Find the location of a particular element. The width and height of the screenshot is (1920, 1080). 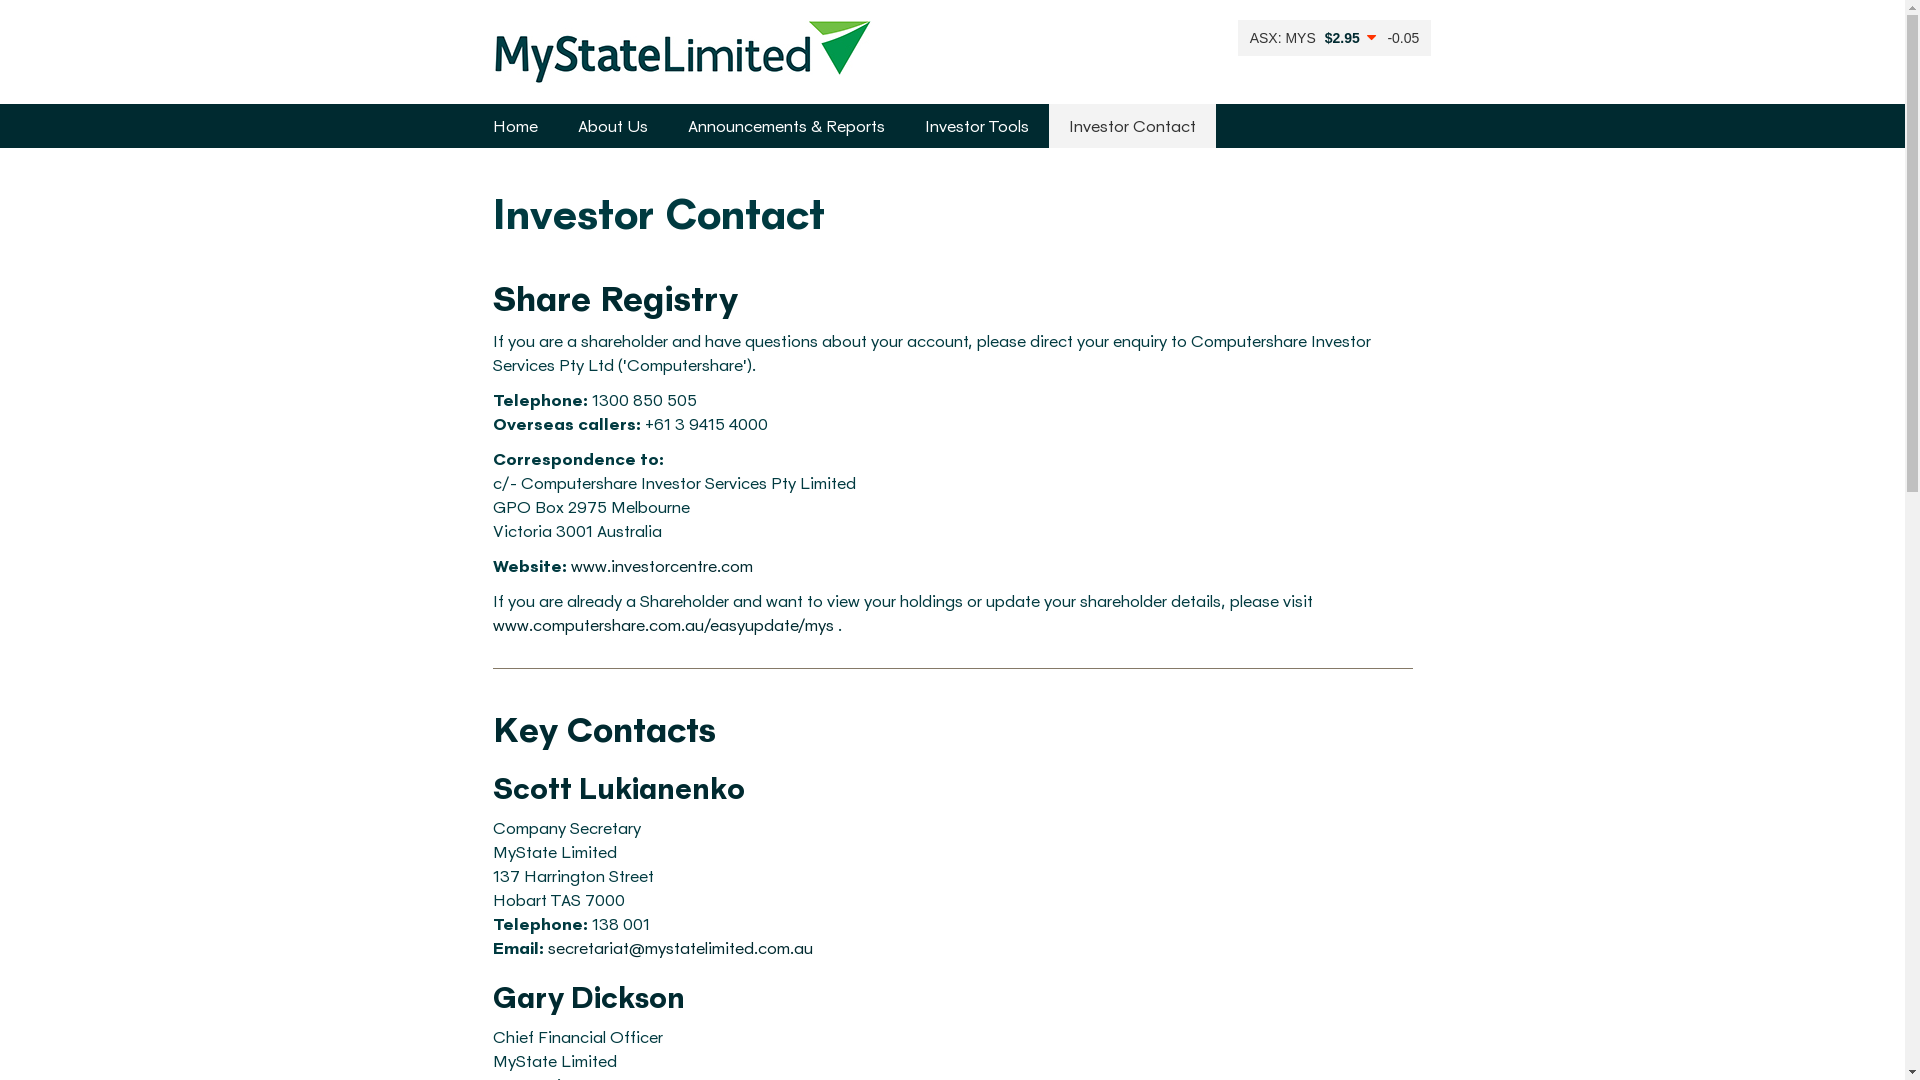

'www.computershare.com.au/easyupdate/mys is located at coordinates (662, 623).